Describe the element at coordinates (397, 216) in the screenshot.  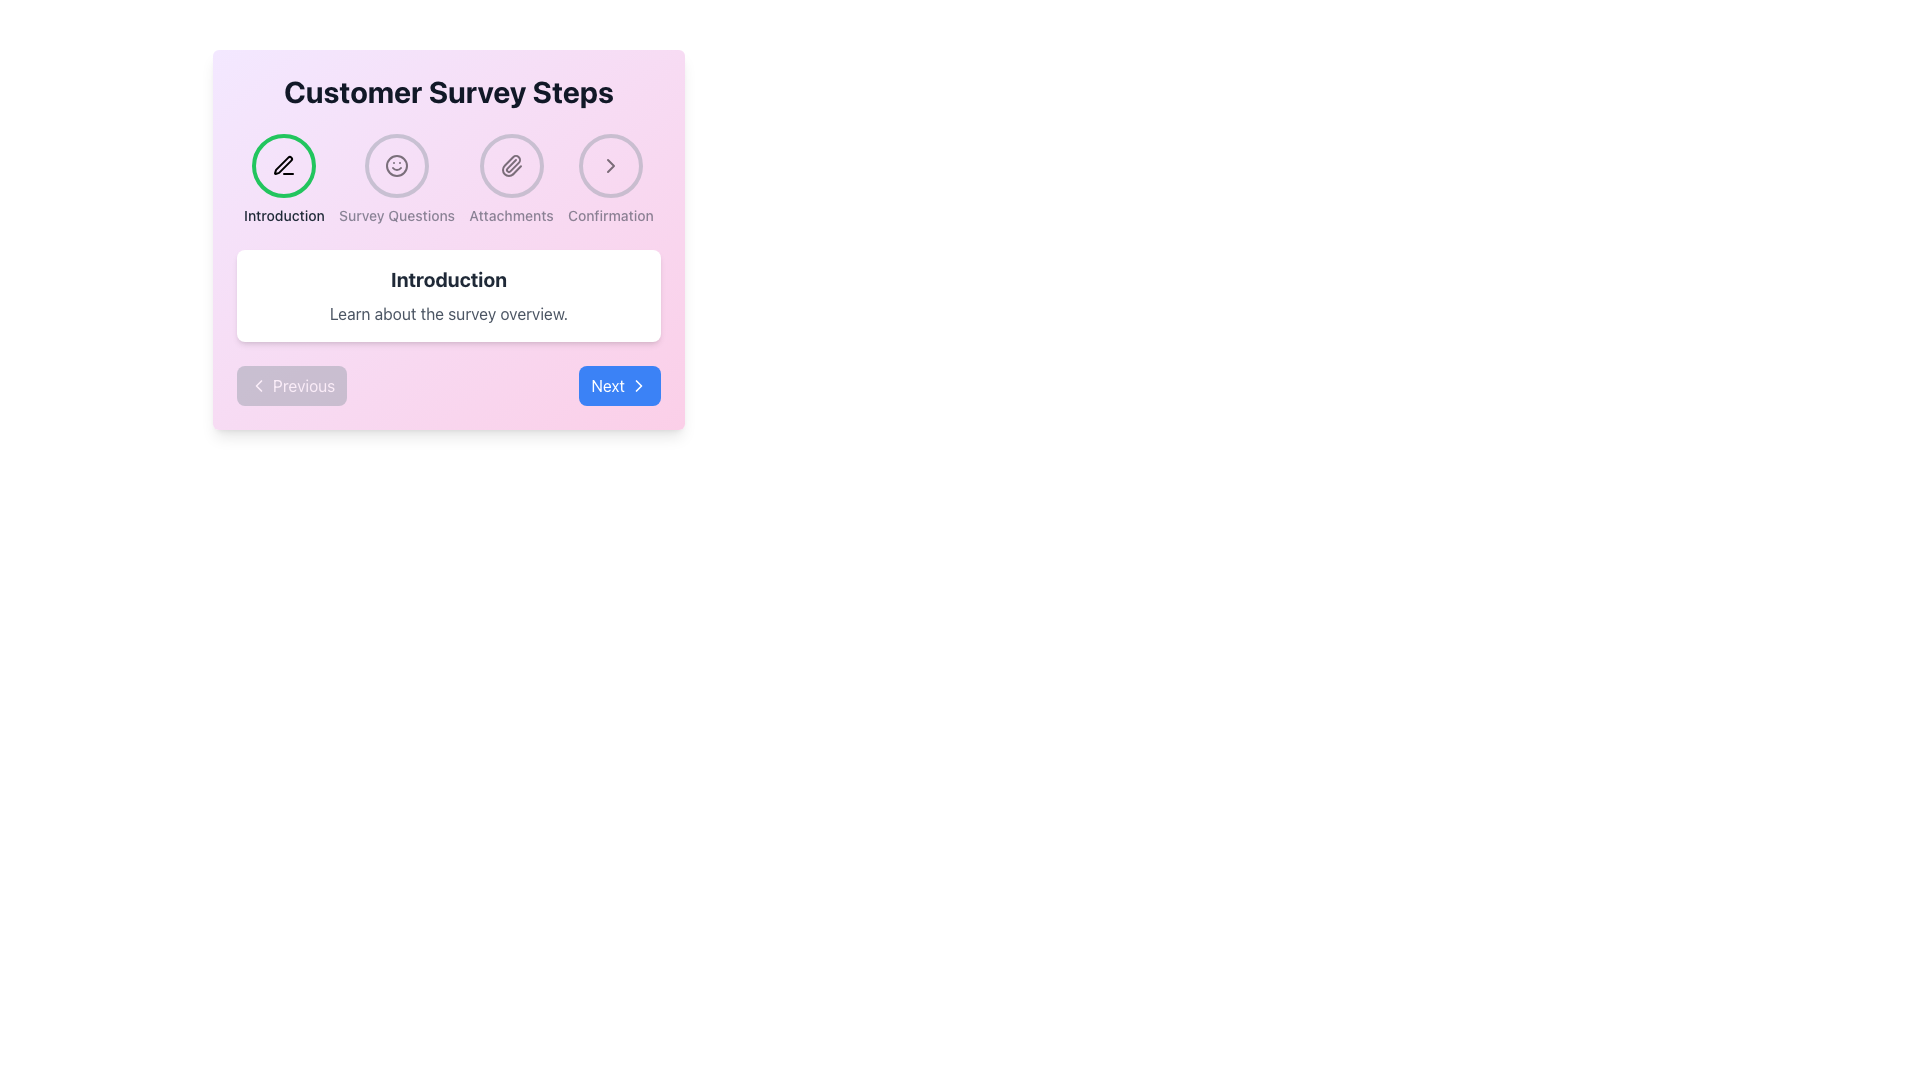
I see `the 'Survey Questions' text label in the multi-step process UI to highlight it` at that location.